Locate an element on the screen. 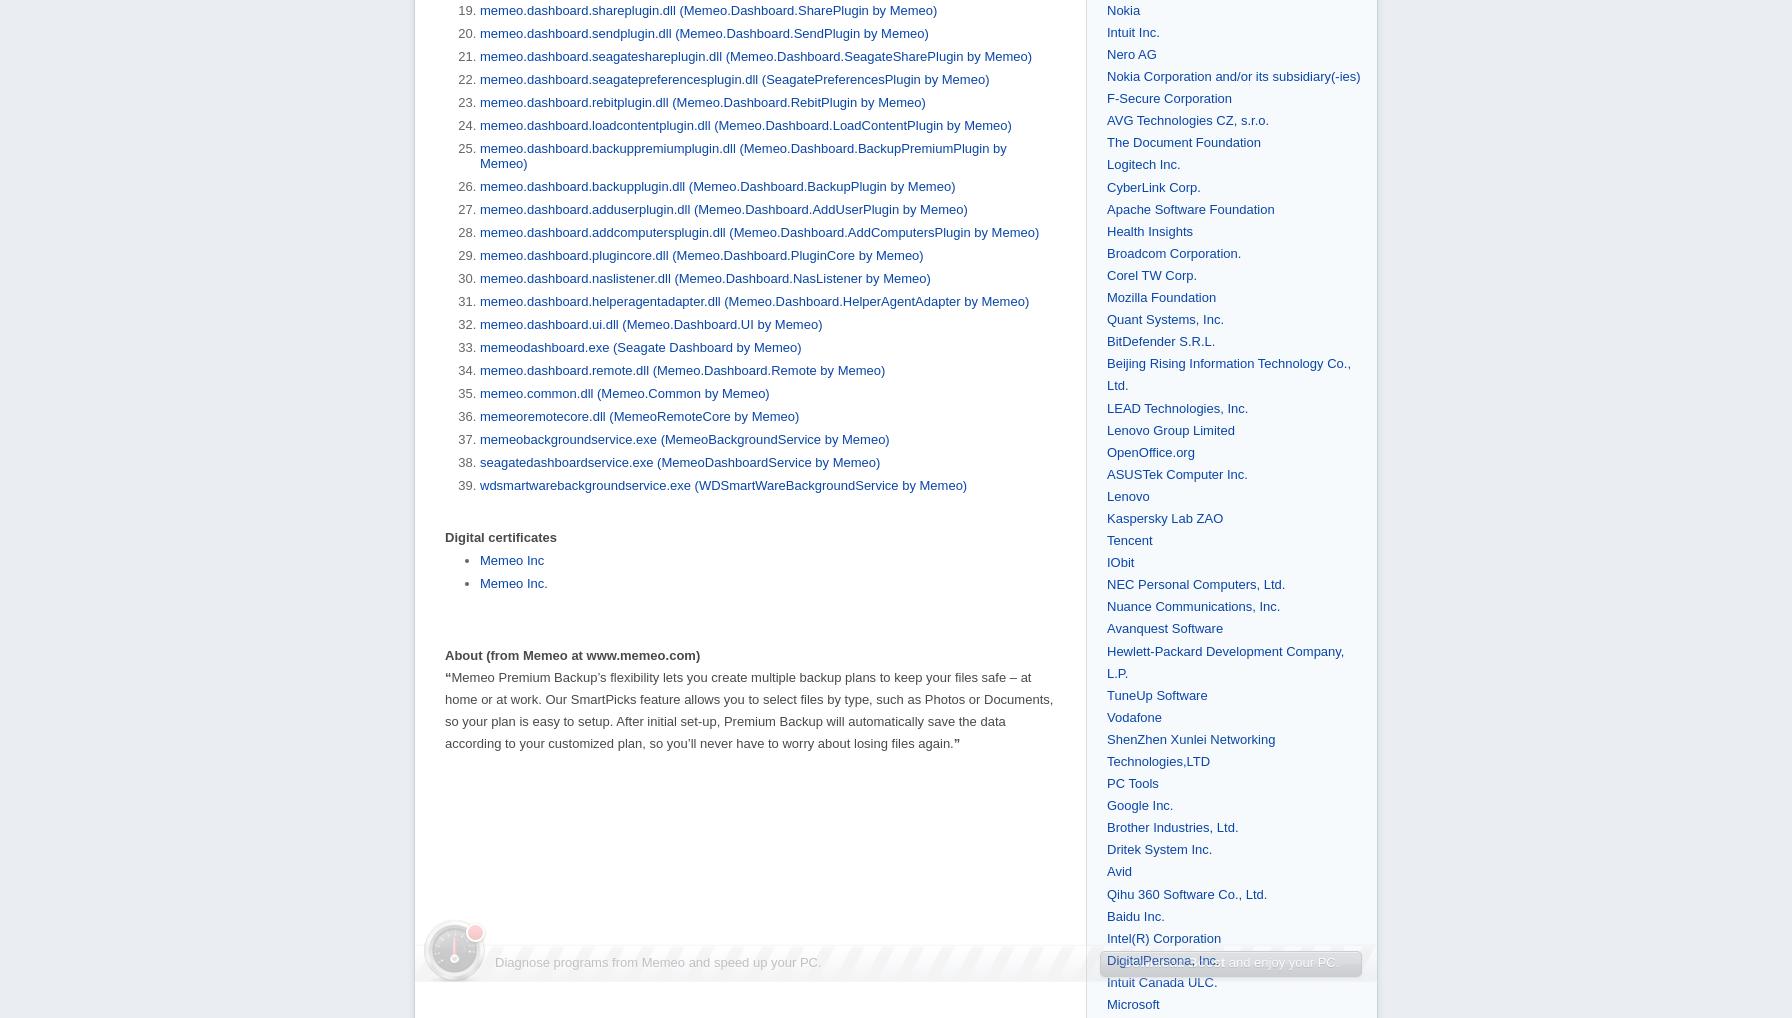  'Lenovo Group Limited' is located at coordinates (1170, 428).